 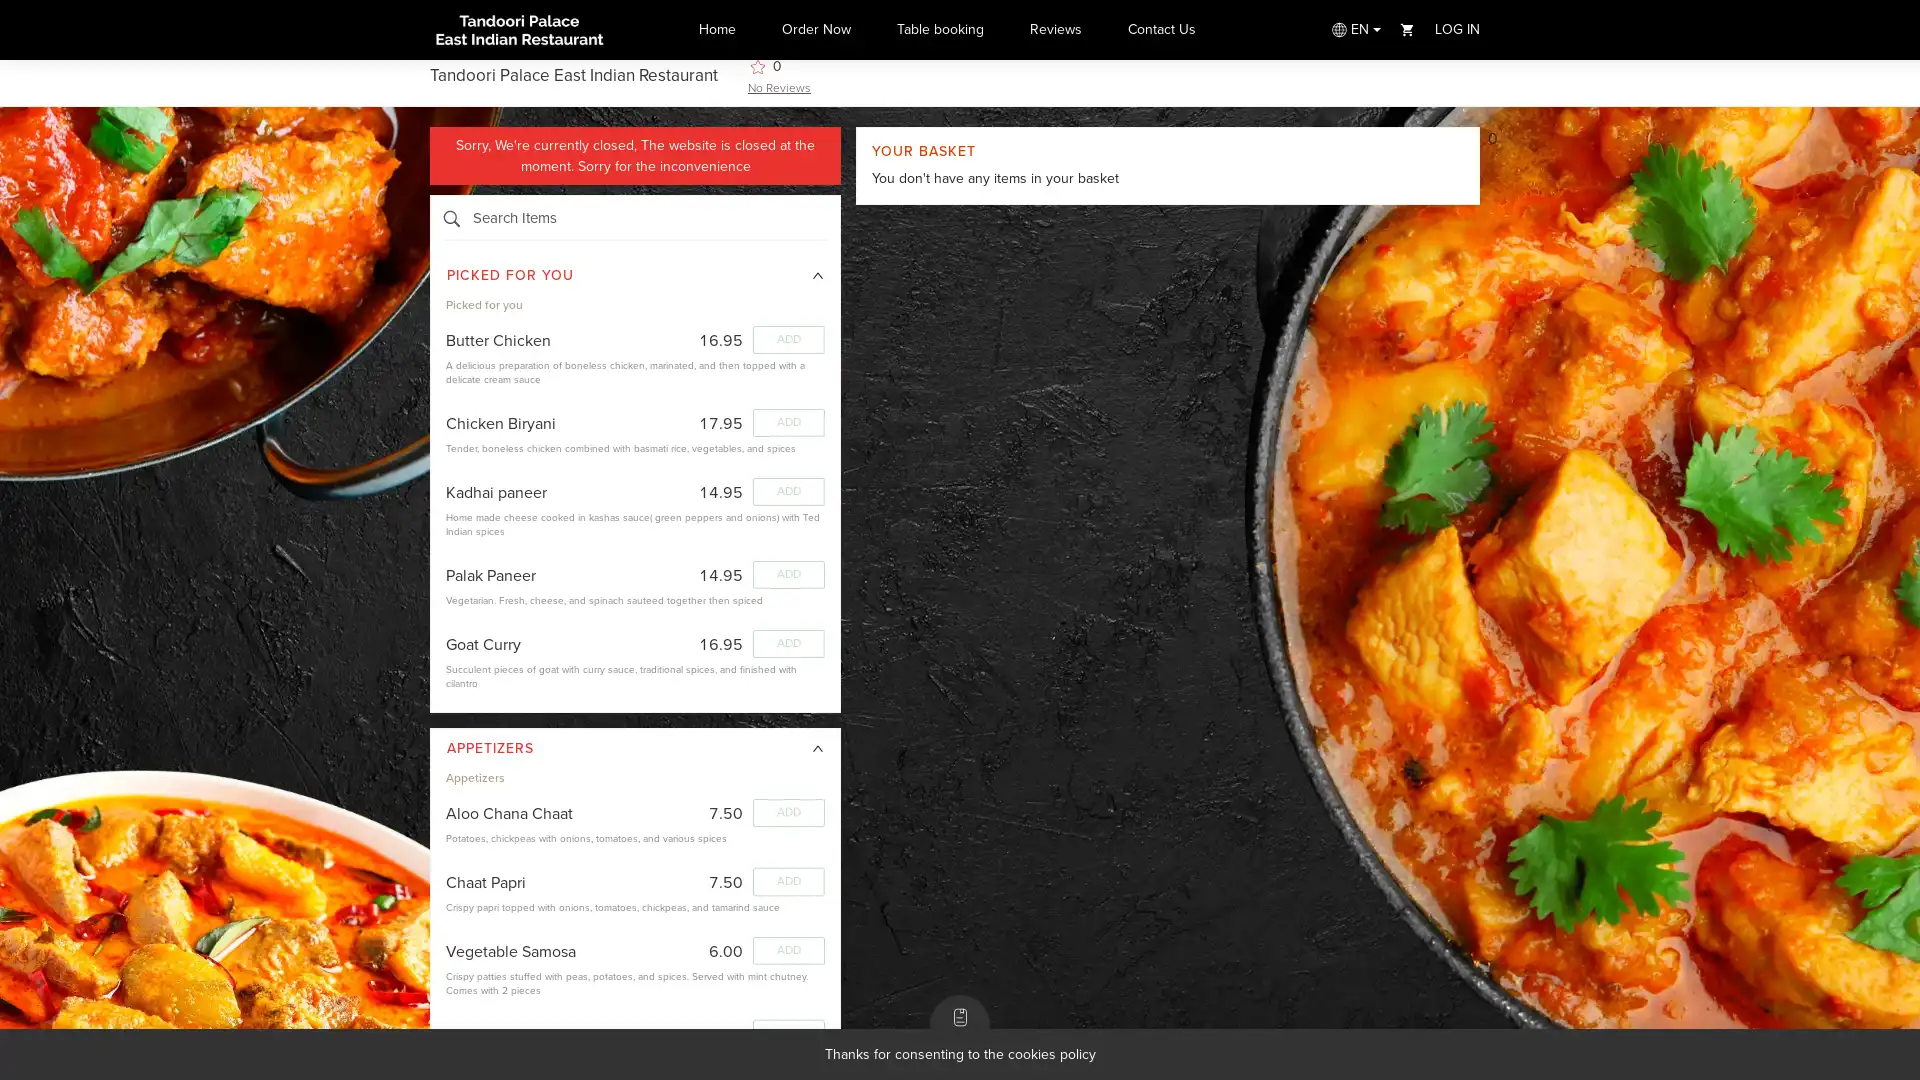 I want to click on icon: right APPETIZERS, so click(x=634, y=748).